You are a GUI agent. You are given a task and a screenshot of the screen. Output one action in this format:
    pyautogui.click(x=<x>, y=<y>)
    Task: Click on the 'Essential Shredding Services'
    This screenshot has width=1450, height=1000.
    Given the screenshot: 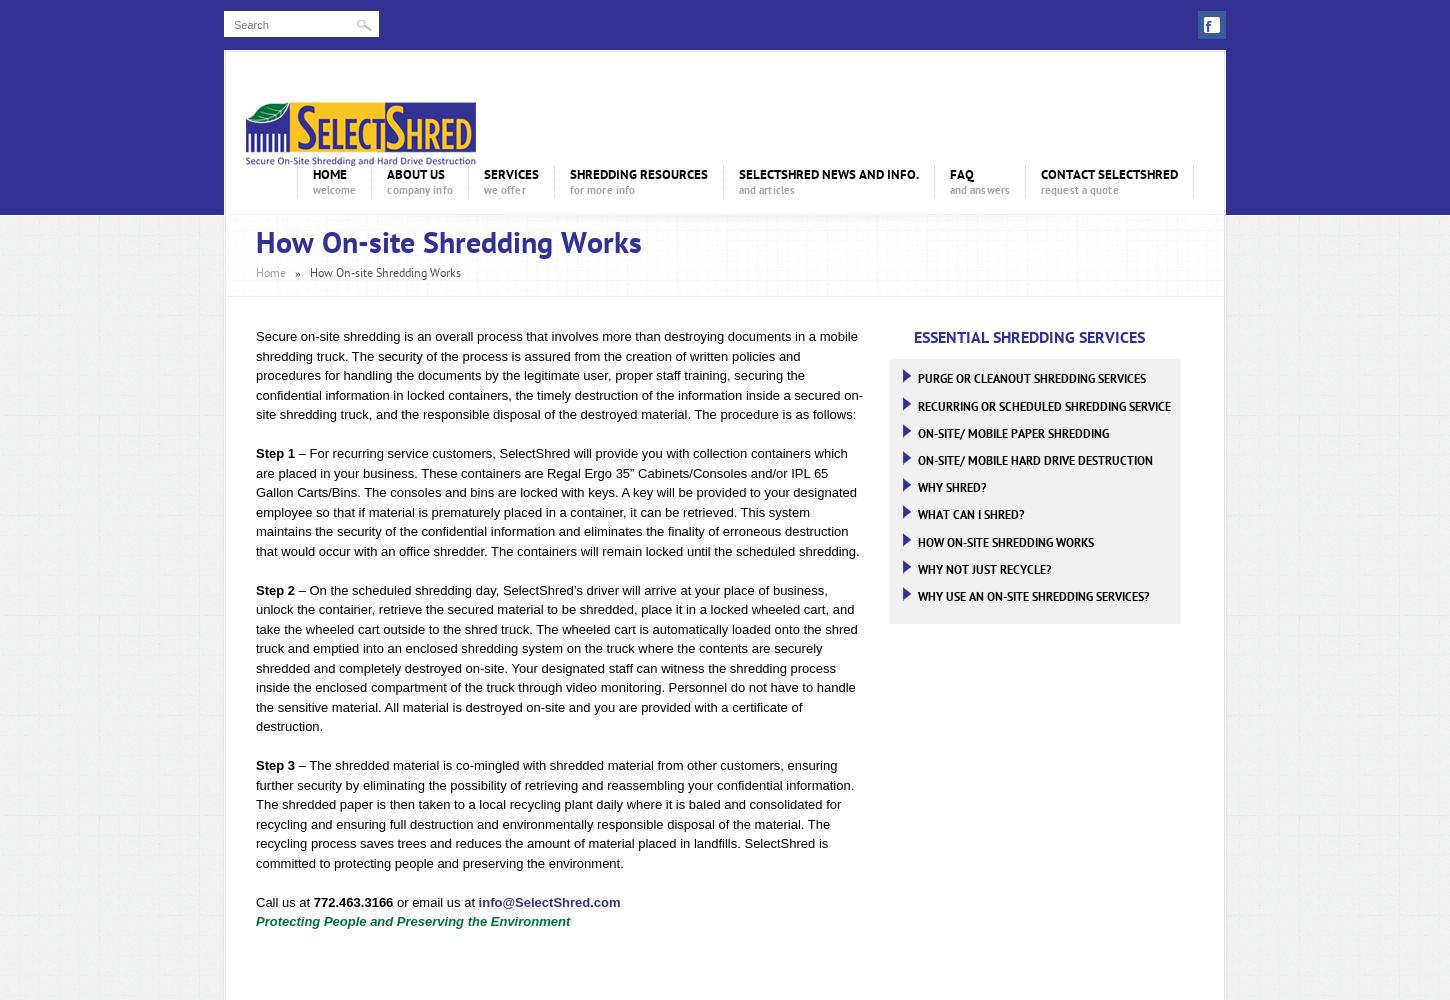 What is the action you would take?
    pyautogui.click(x=1028, y=337)
    